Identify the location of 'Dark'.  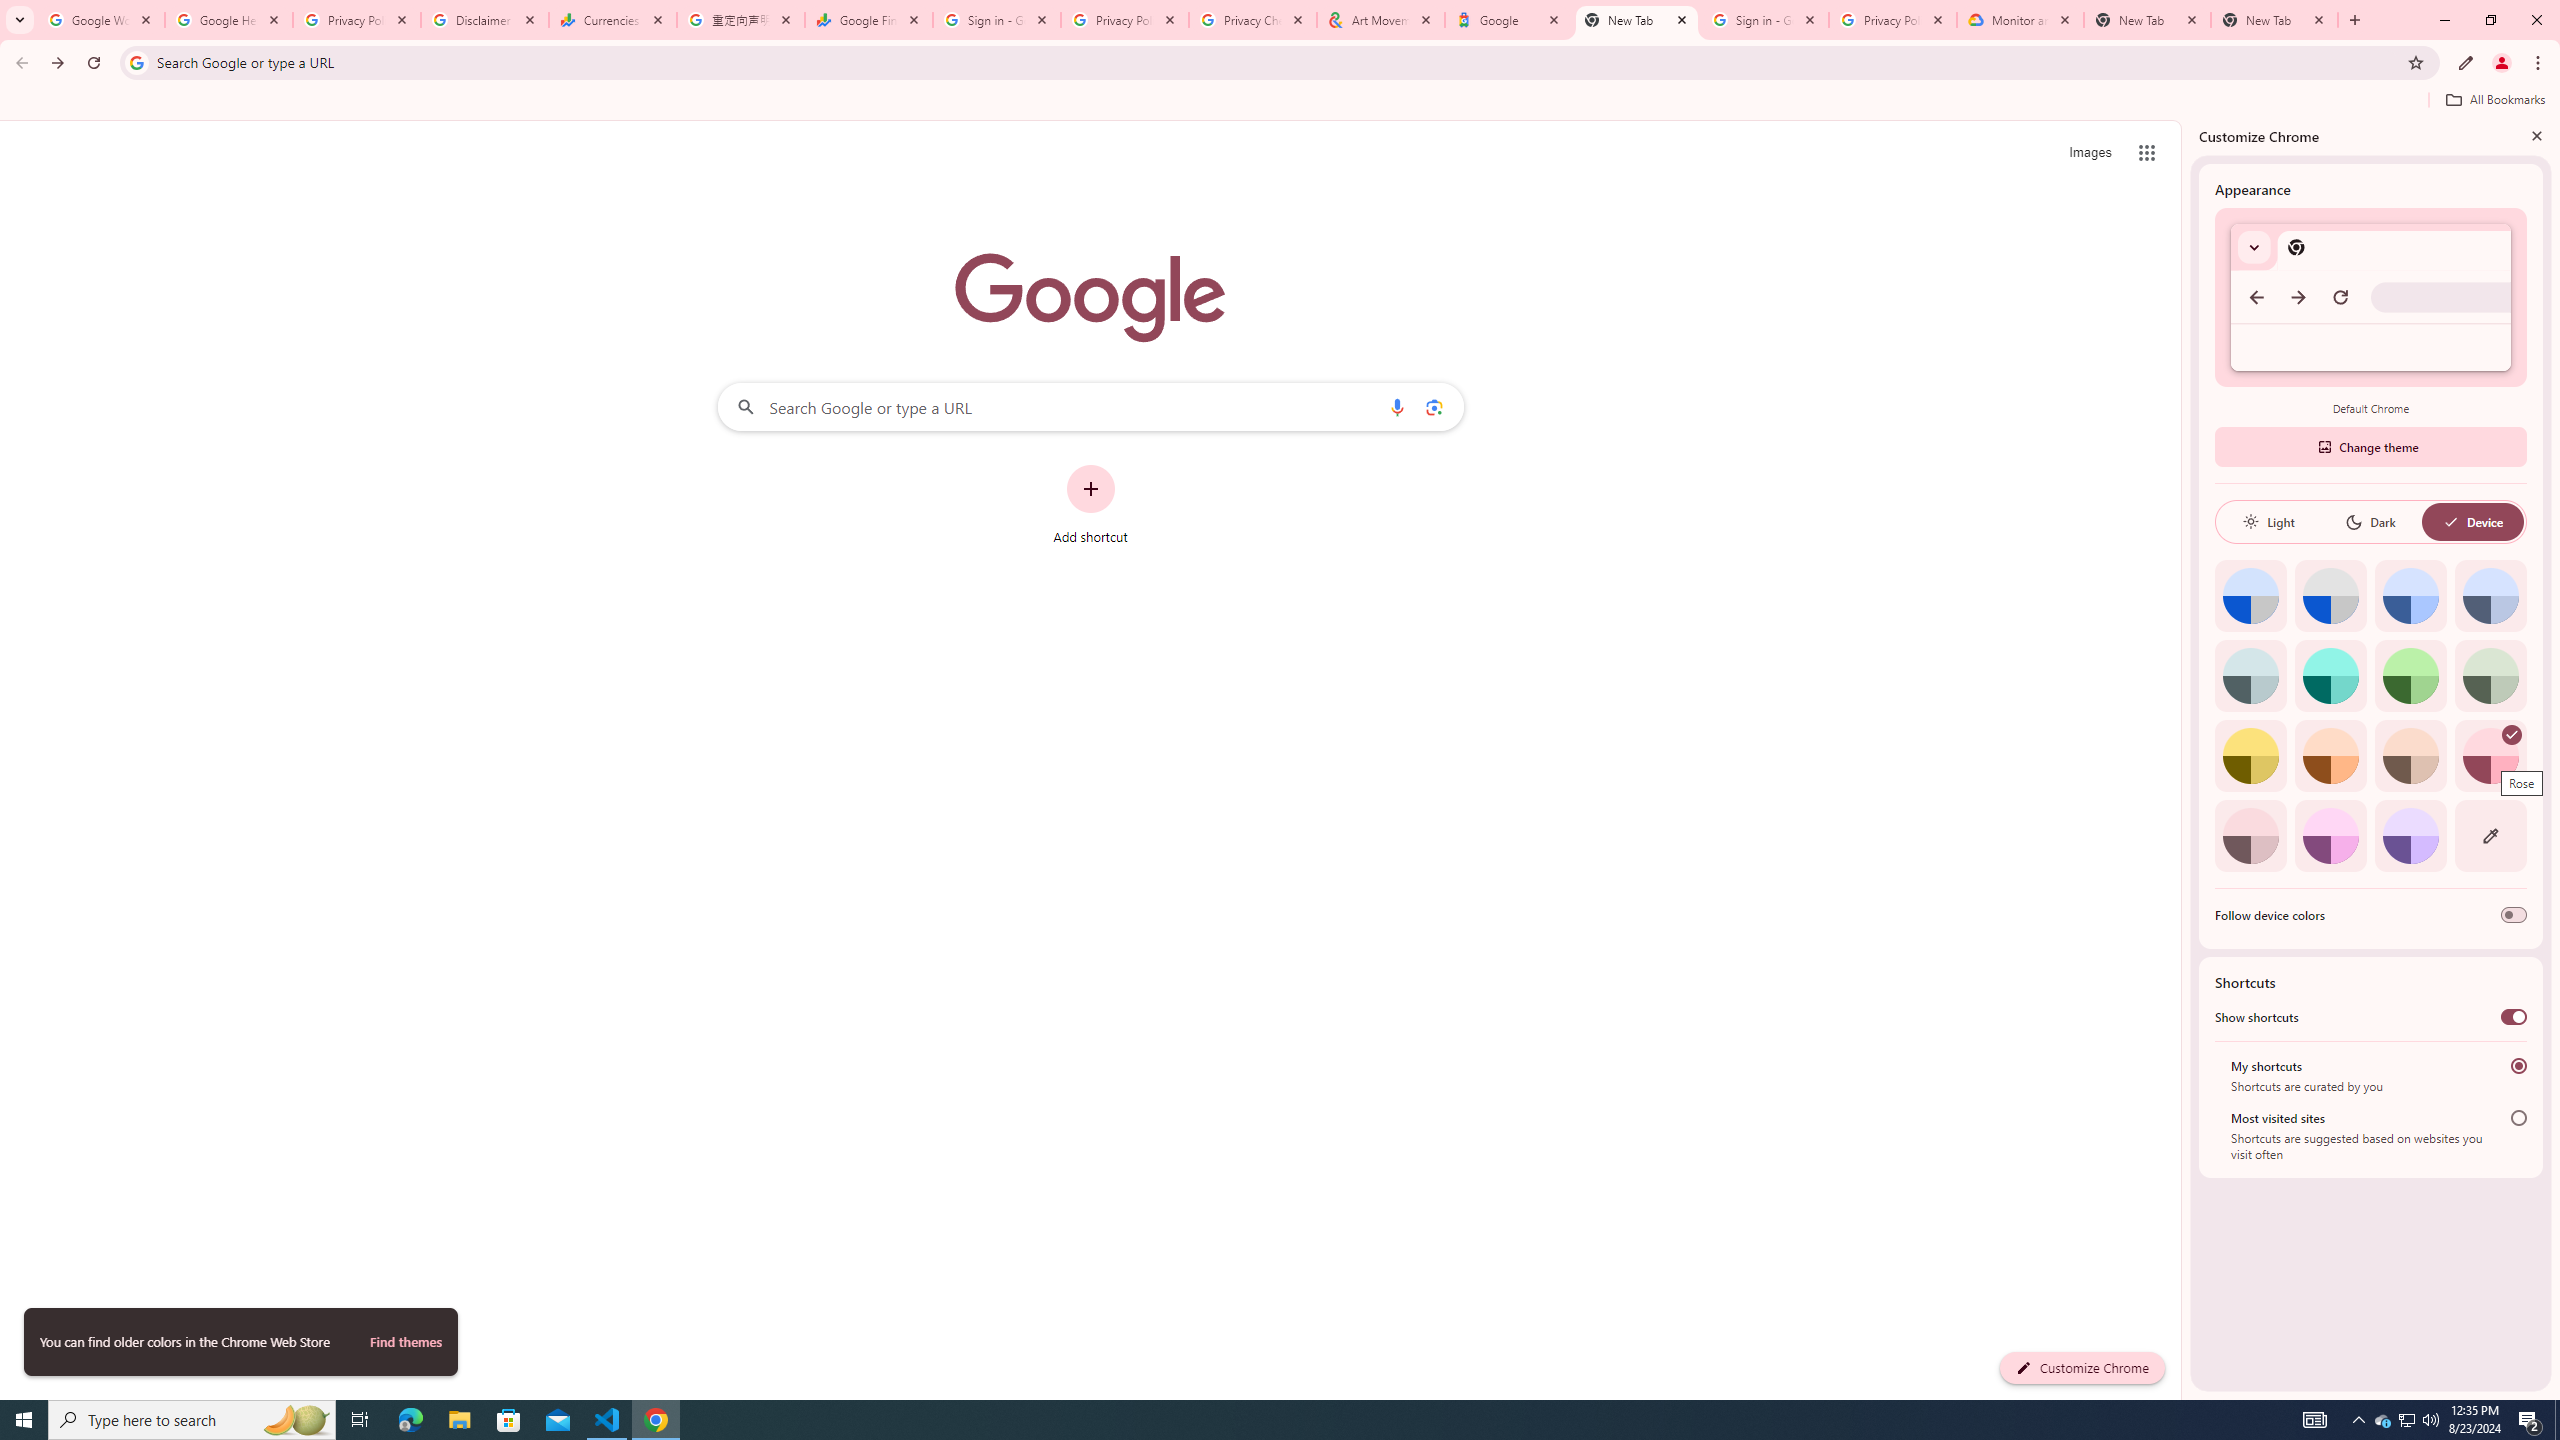
(2369, 521).